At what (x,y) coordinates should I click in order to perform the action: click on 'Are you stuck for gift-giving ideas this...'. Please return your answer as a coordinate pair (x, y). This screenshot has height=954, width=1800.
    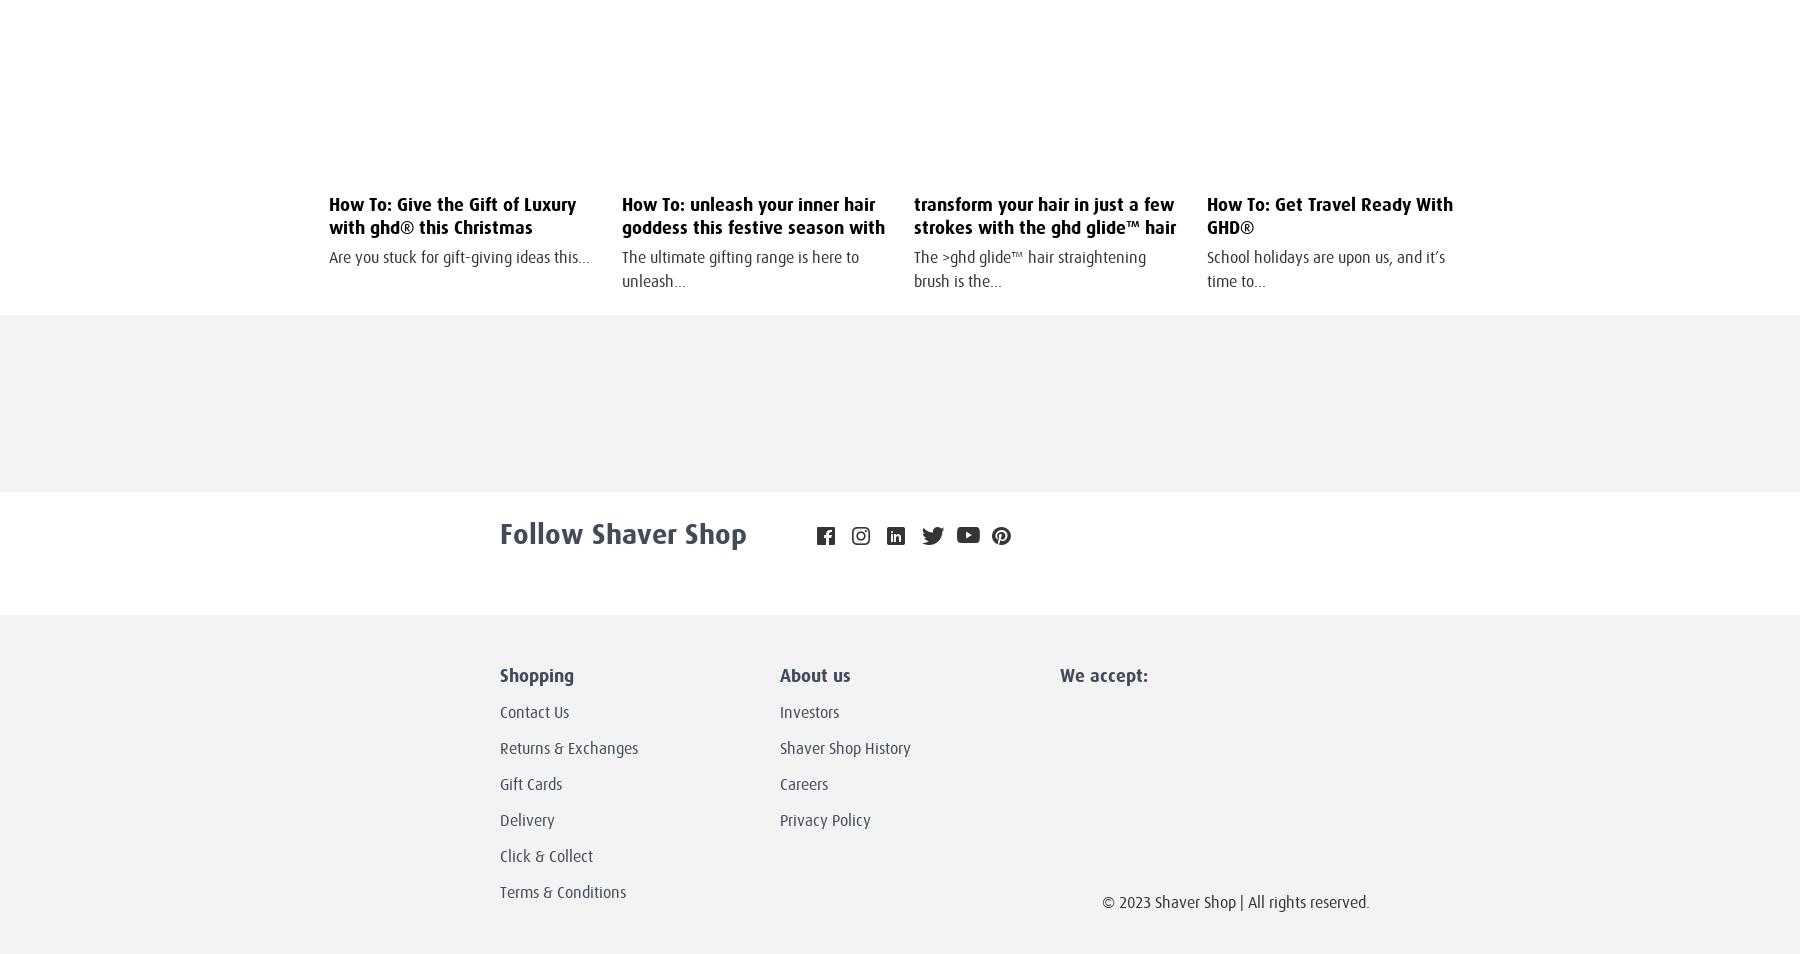
    Looking at the image, I should click on (458, 257).